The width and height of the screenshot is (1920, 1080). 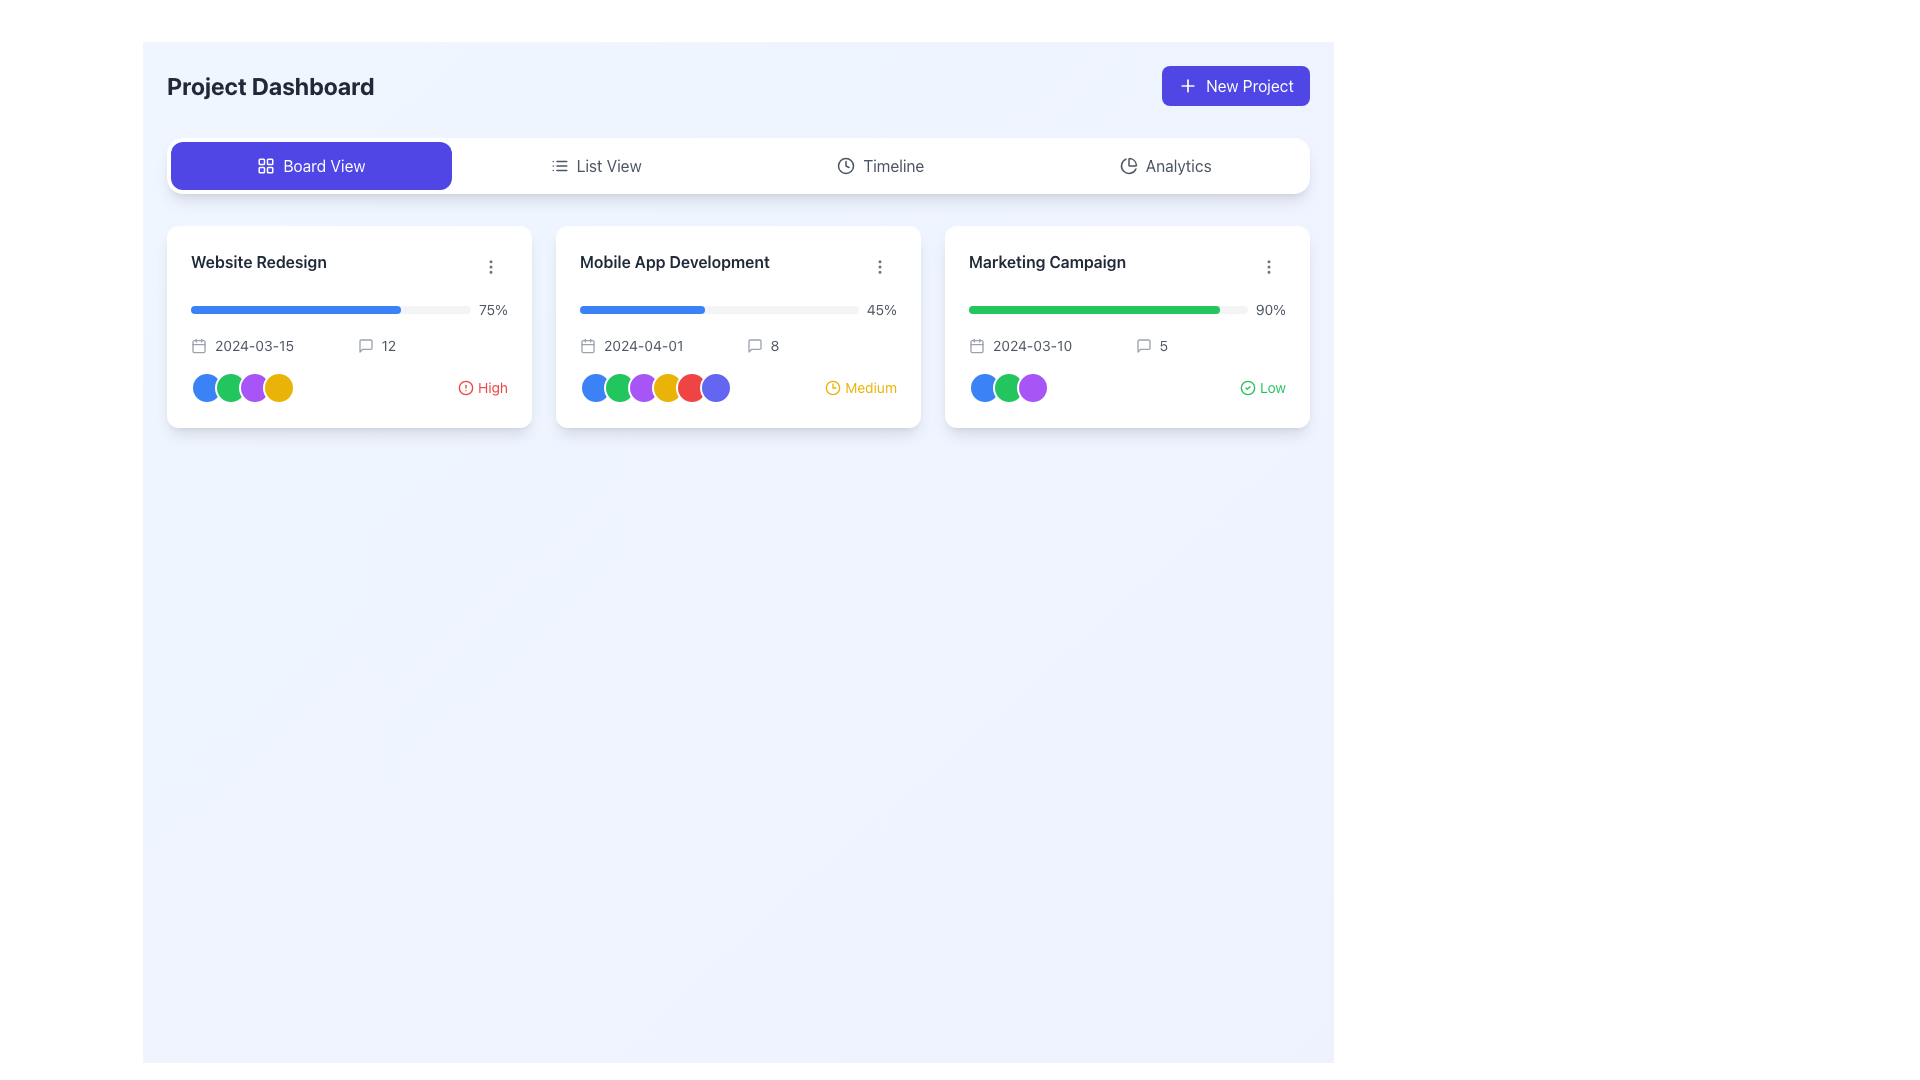 I want to click on the fourth circular visual marker with a yellow background and white border, located below the progress bar and date label of the 'Website Redesign' card in the dashboard, so click(x=277, y=388).